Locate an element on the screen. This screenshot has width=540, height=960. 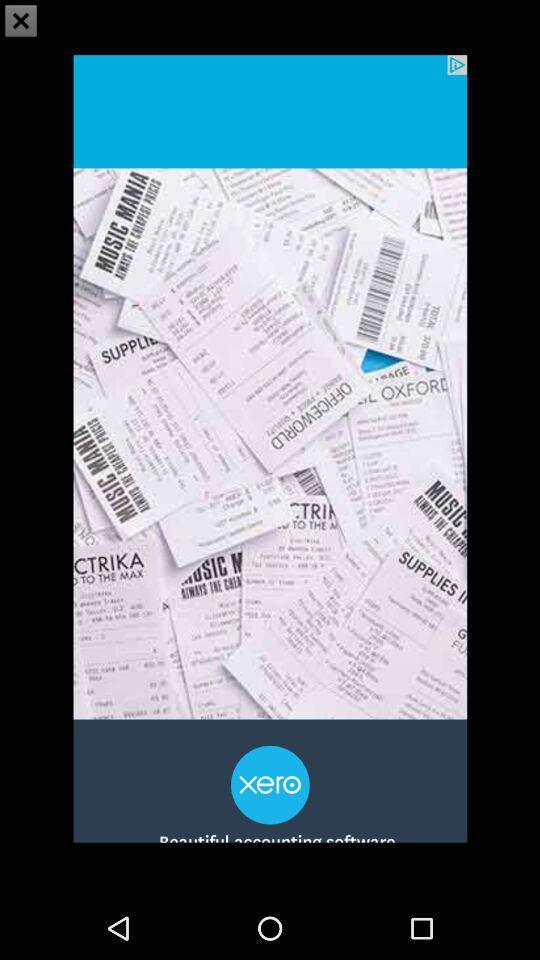
the close icon is located at coordinates (20, 21).